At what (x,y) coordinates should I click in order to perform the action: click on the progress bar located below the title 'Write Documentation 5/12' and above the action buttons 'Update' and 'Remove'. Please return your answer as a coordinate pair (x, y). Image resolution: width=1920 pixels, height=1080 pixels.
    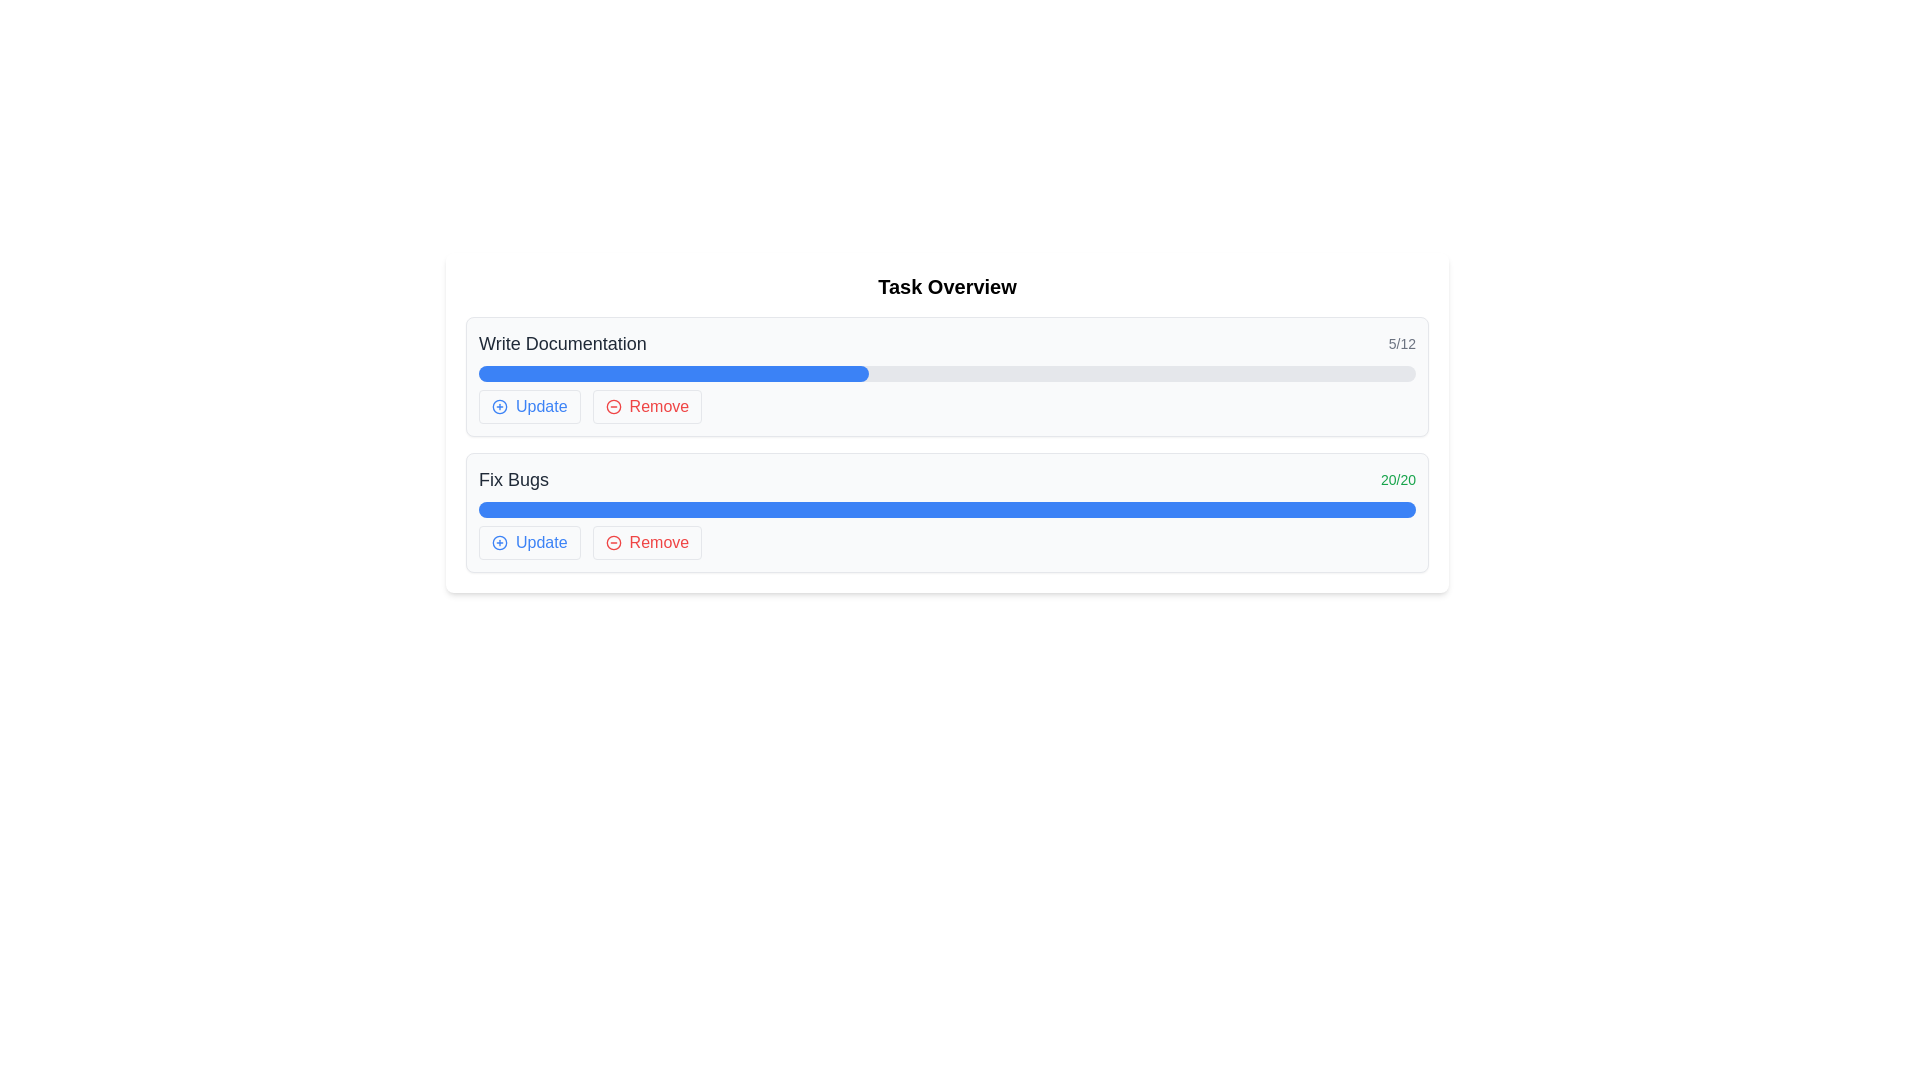
    Looking at the image, I should click on (946, 374).